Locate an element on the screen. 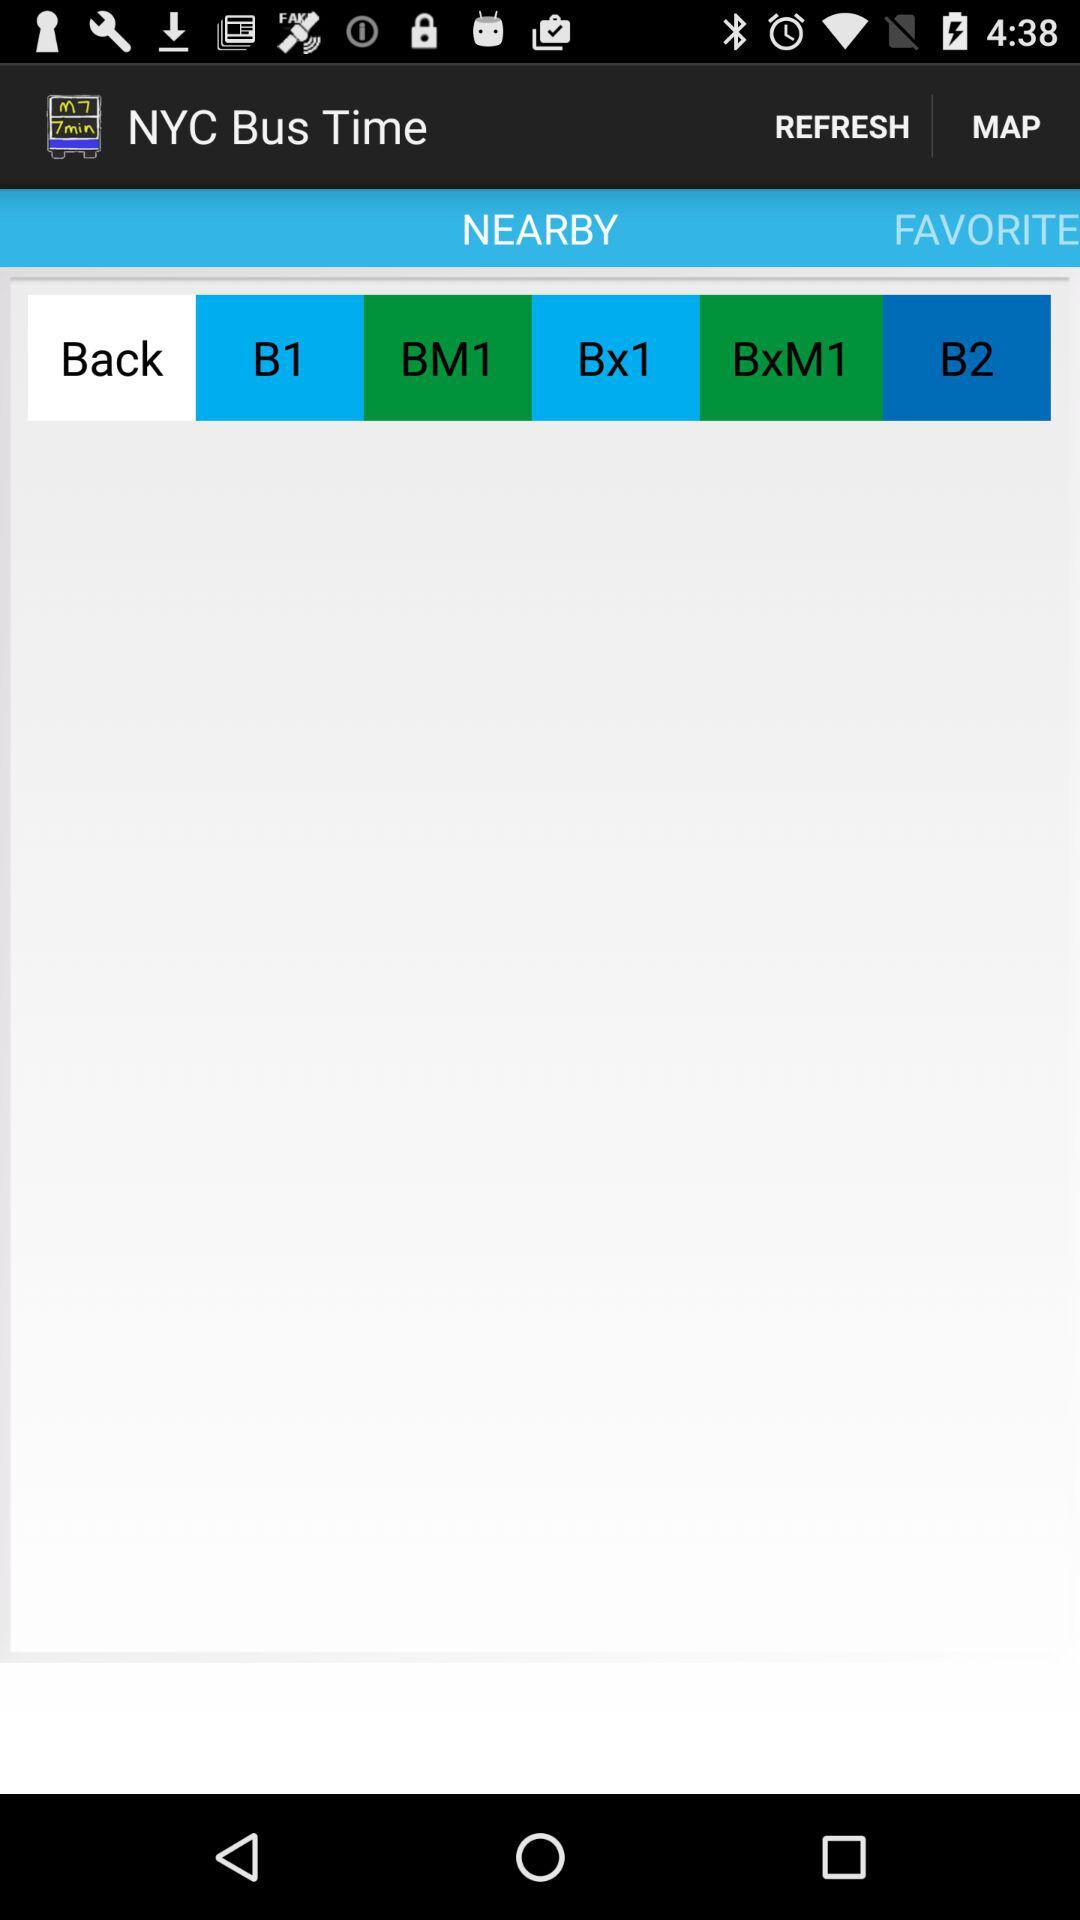  app to the right of the nearby icon is located at coordinates (842, 124).